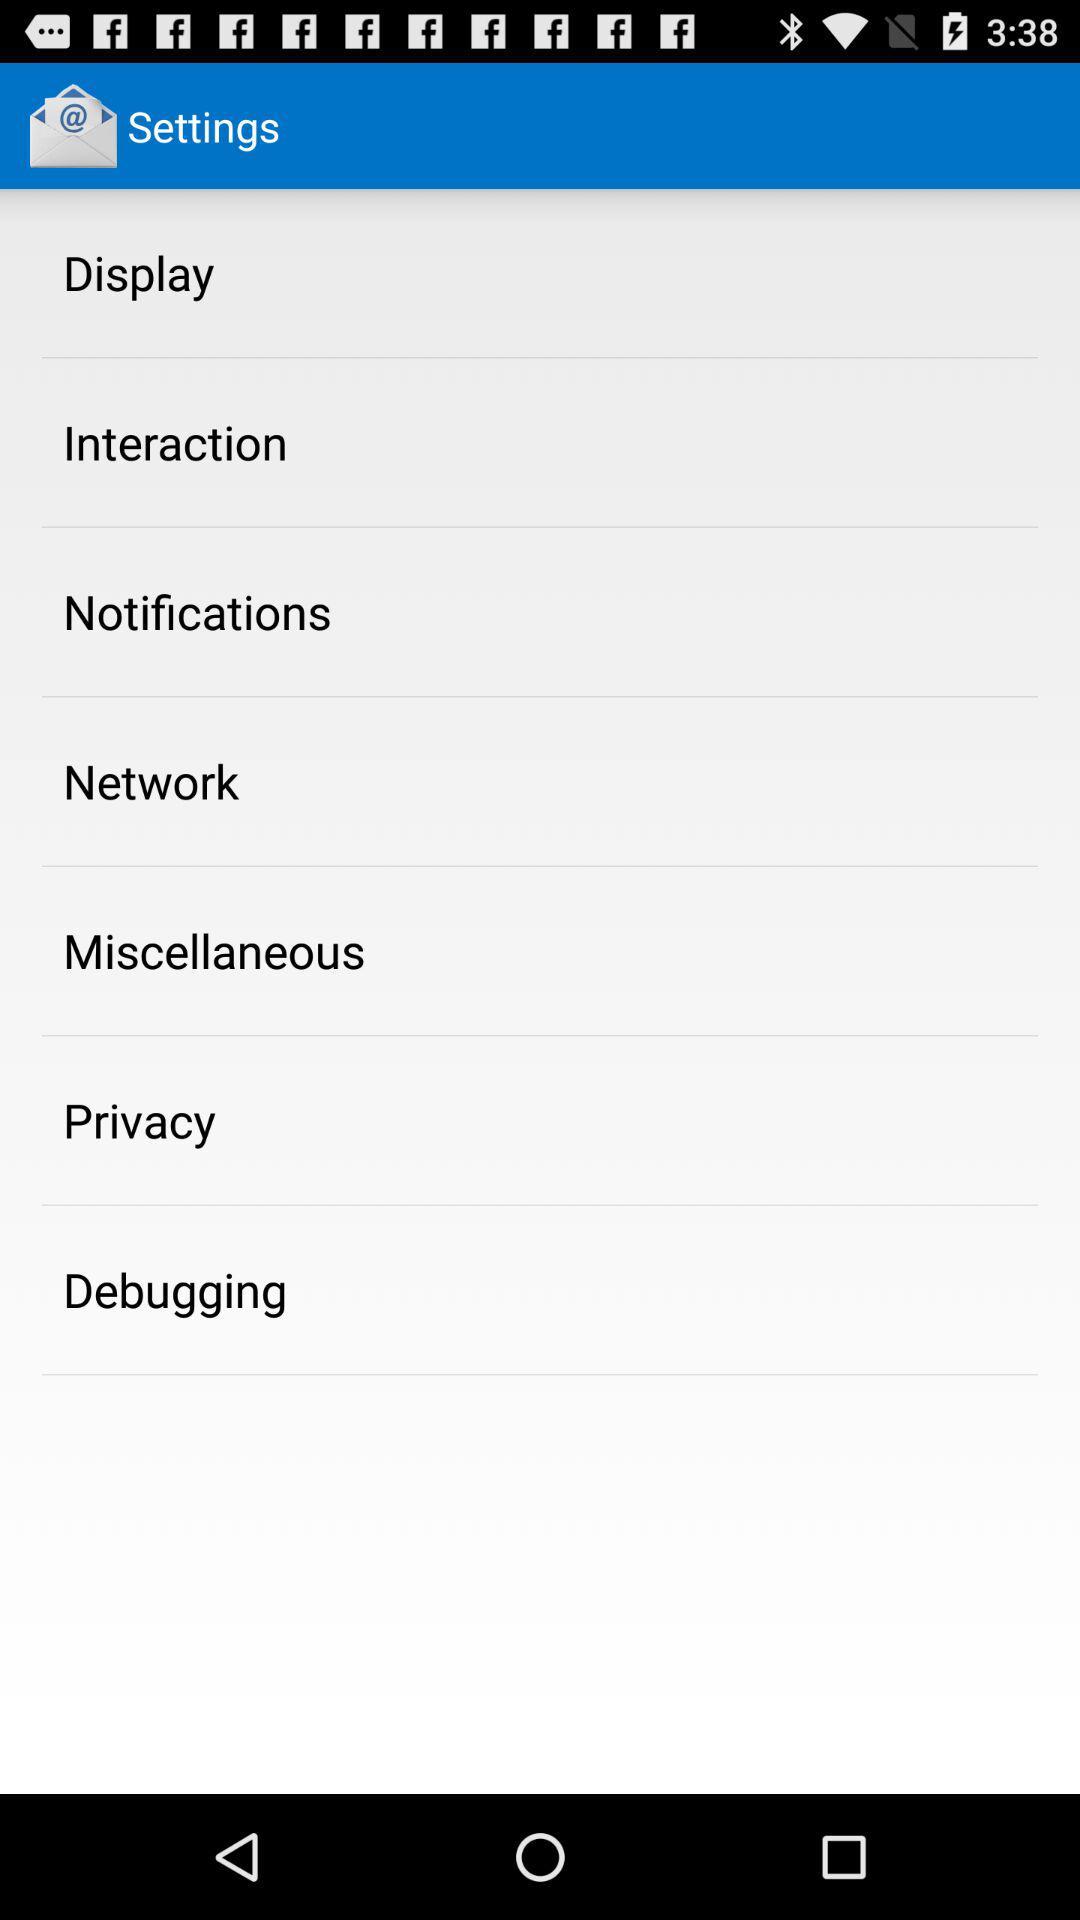 The width and height of the screenshot is (1080, 1920). I want to click on app at the bottom left corner, so click(174, 1289).